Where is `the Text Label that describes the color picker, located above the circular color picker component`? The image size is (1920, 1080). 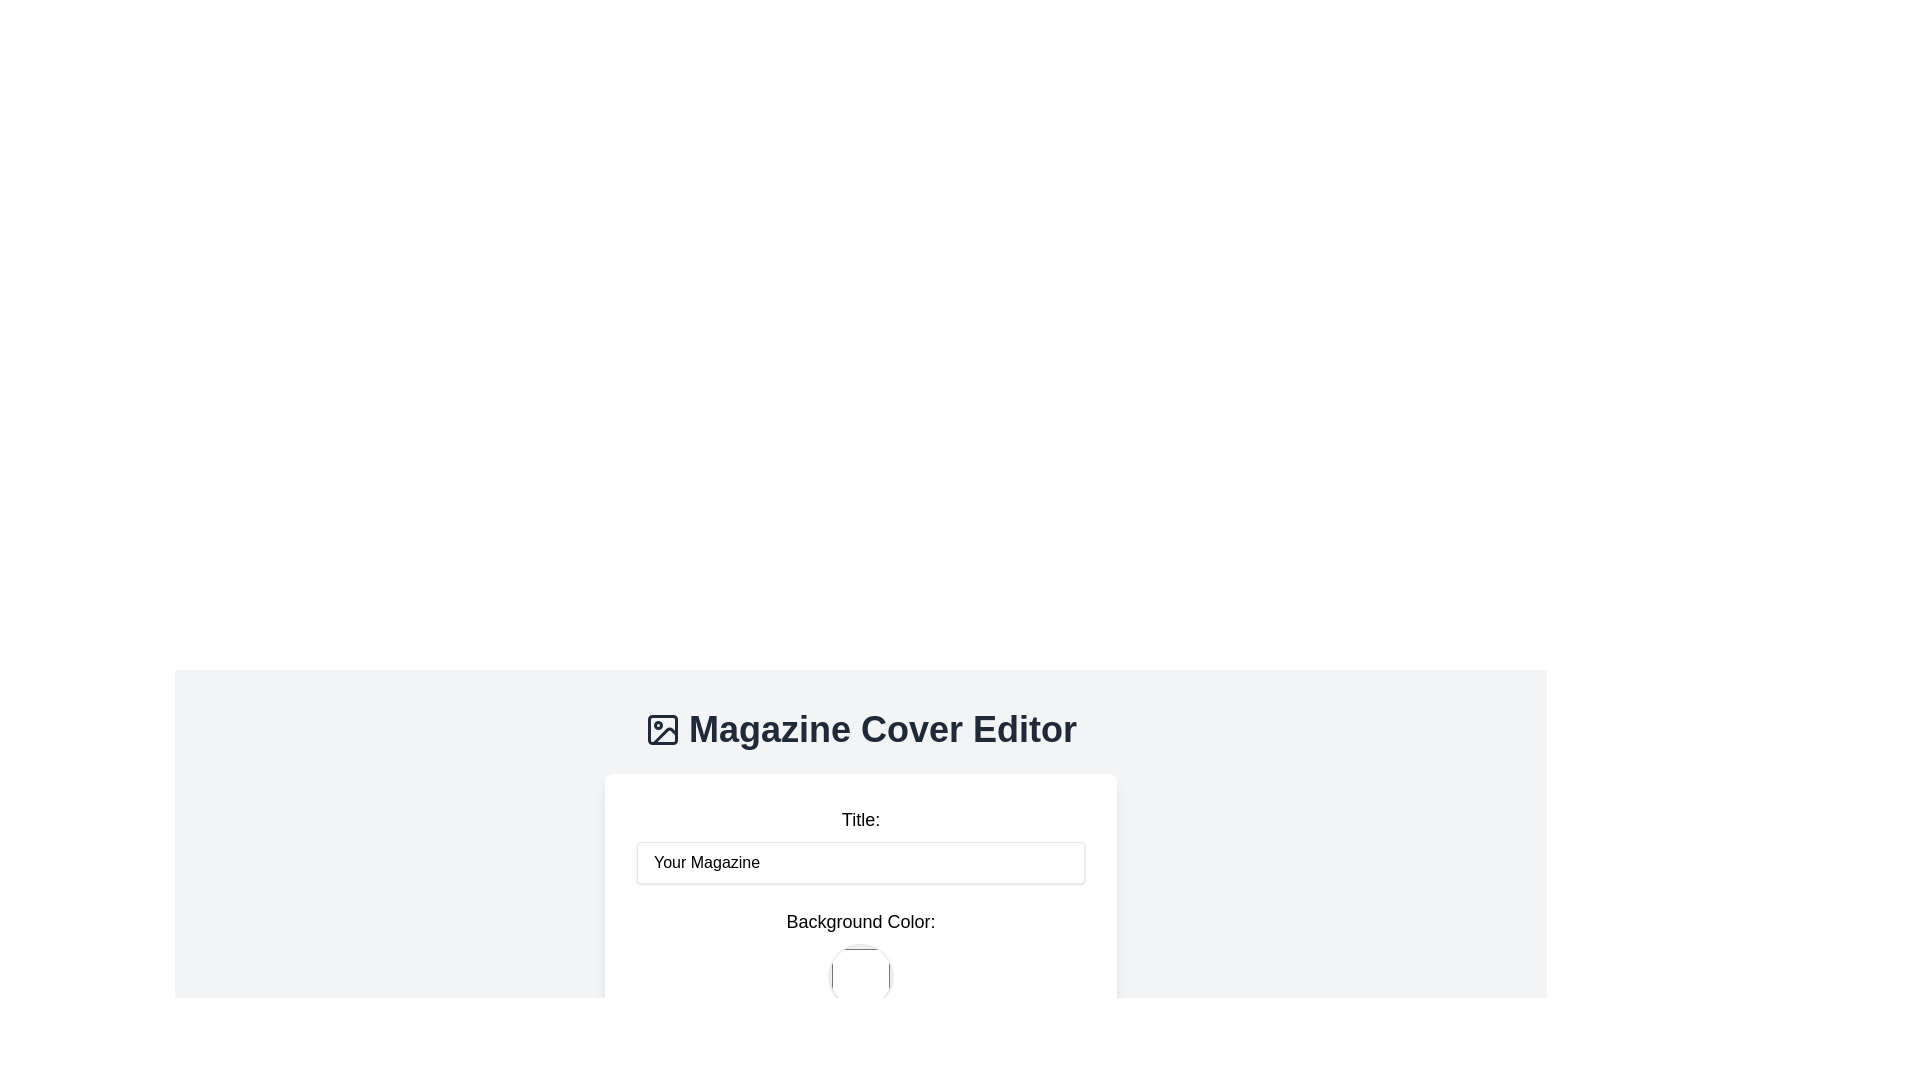 the Text Label that describes the color picker, located above the circular color picker component is located at coordinates (860, 921).